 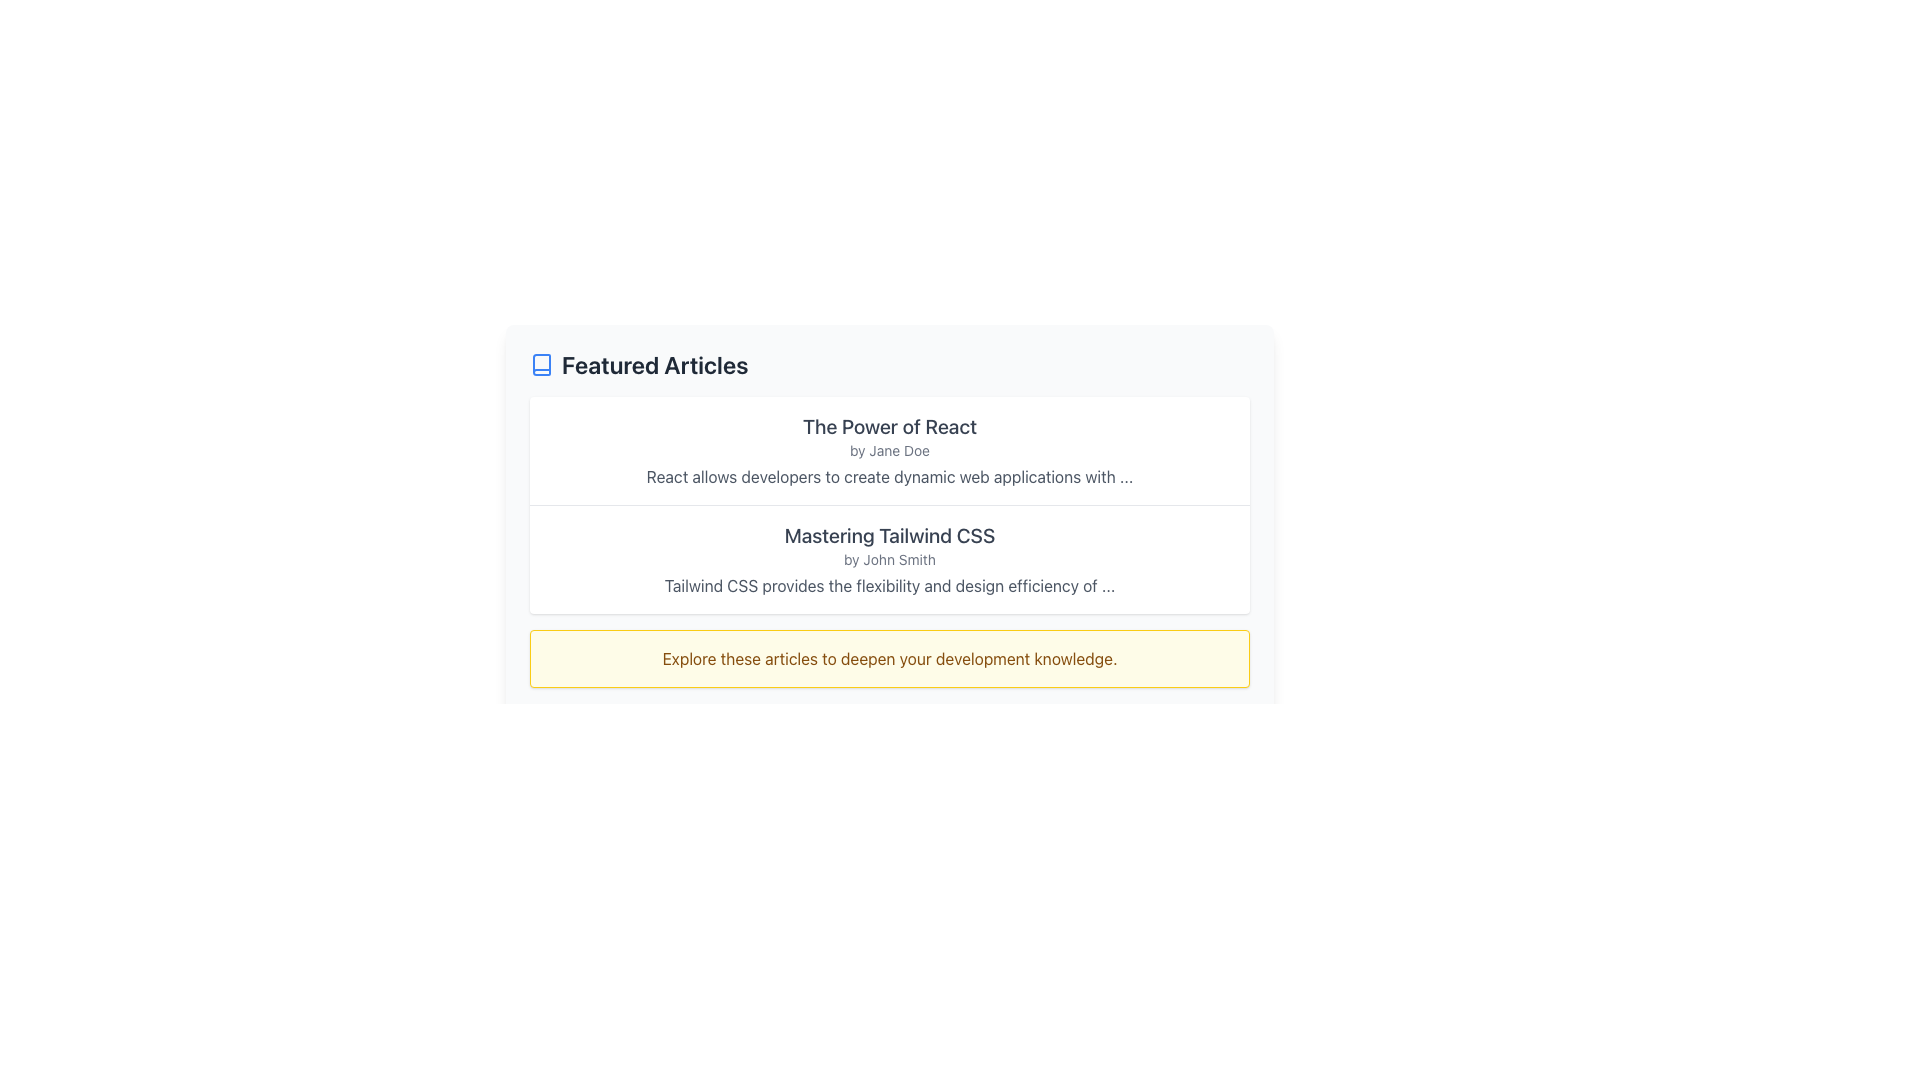 What do you see at coordinates (888, 451) in the screenshot?
I see `informational text block about 'The Power of React' located at the top of the 'Featured Articles' card` at bounding box center [888, 451].